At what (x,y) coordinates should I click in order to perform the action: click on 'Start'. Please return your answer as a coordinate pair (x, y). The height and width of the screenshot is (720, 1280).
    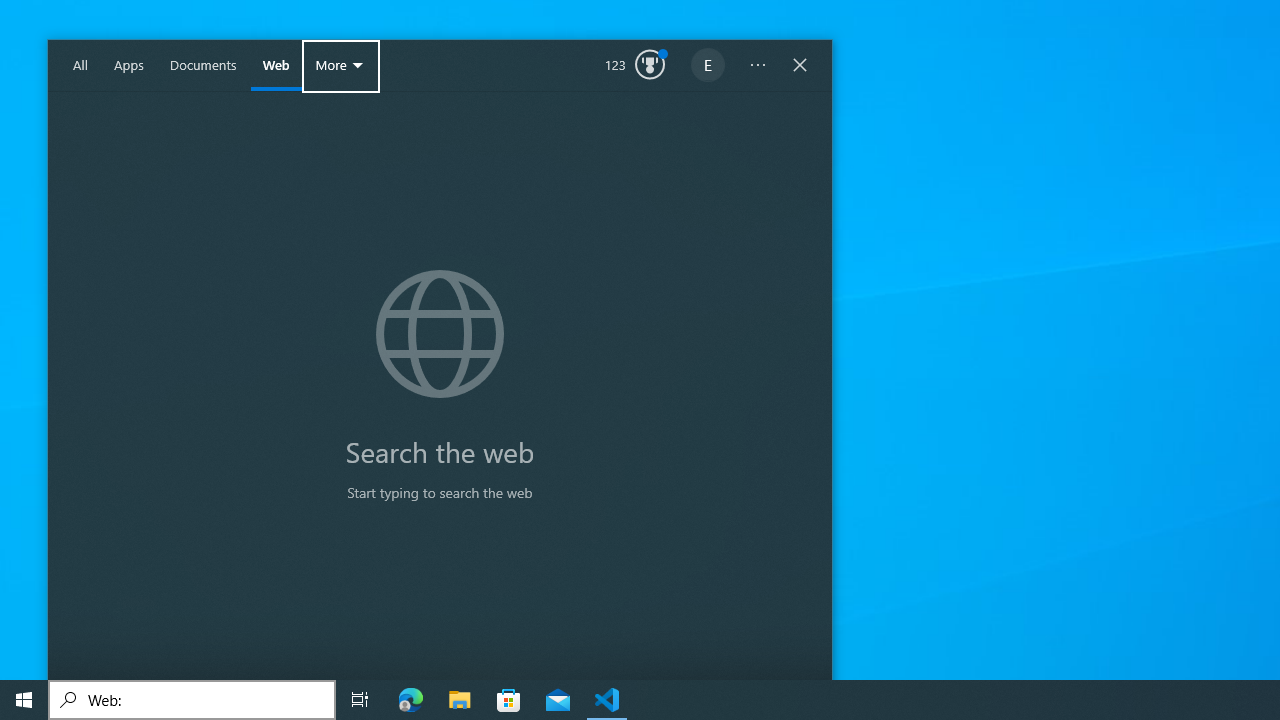
    Looking at the image, I should click on (24, 698).